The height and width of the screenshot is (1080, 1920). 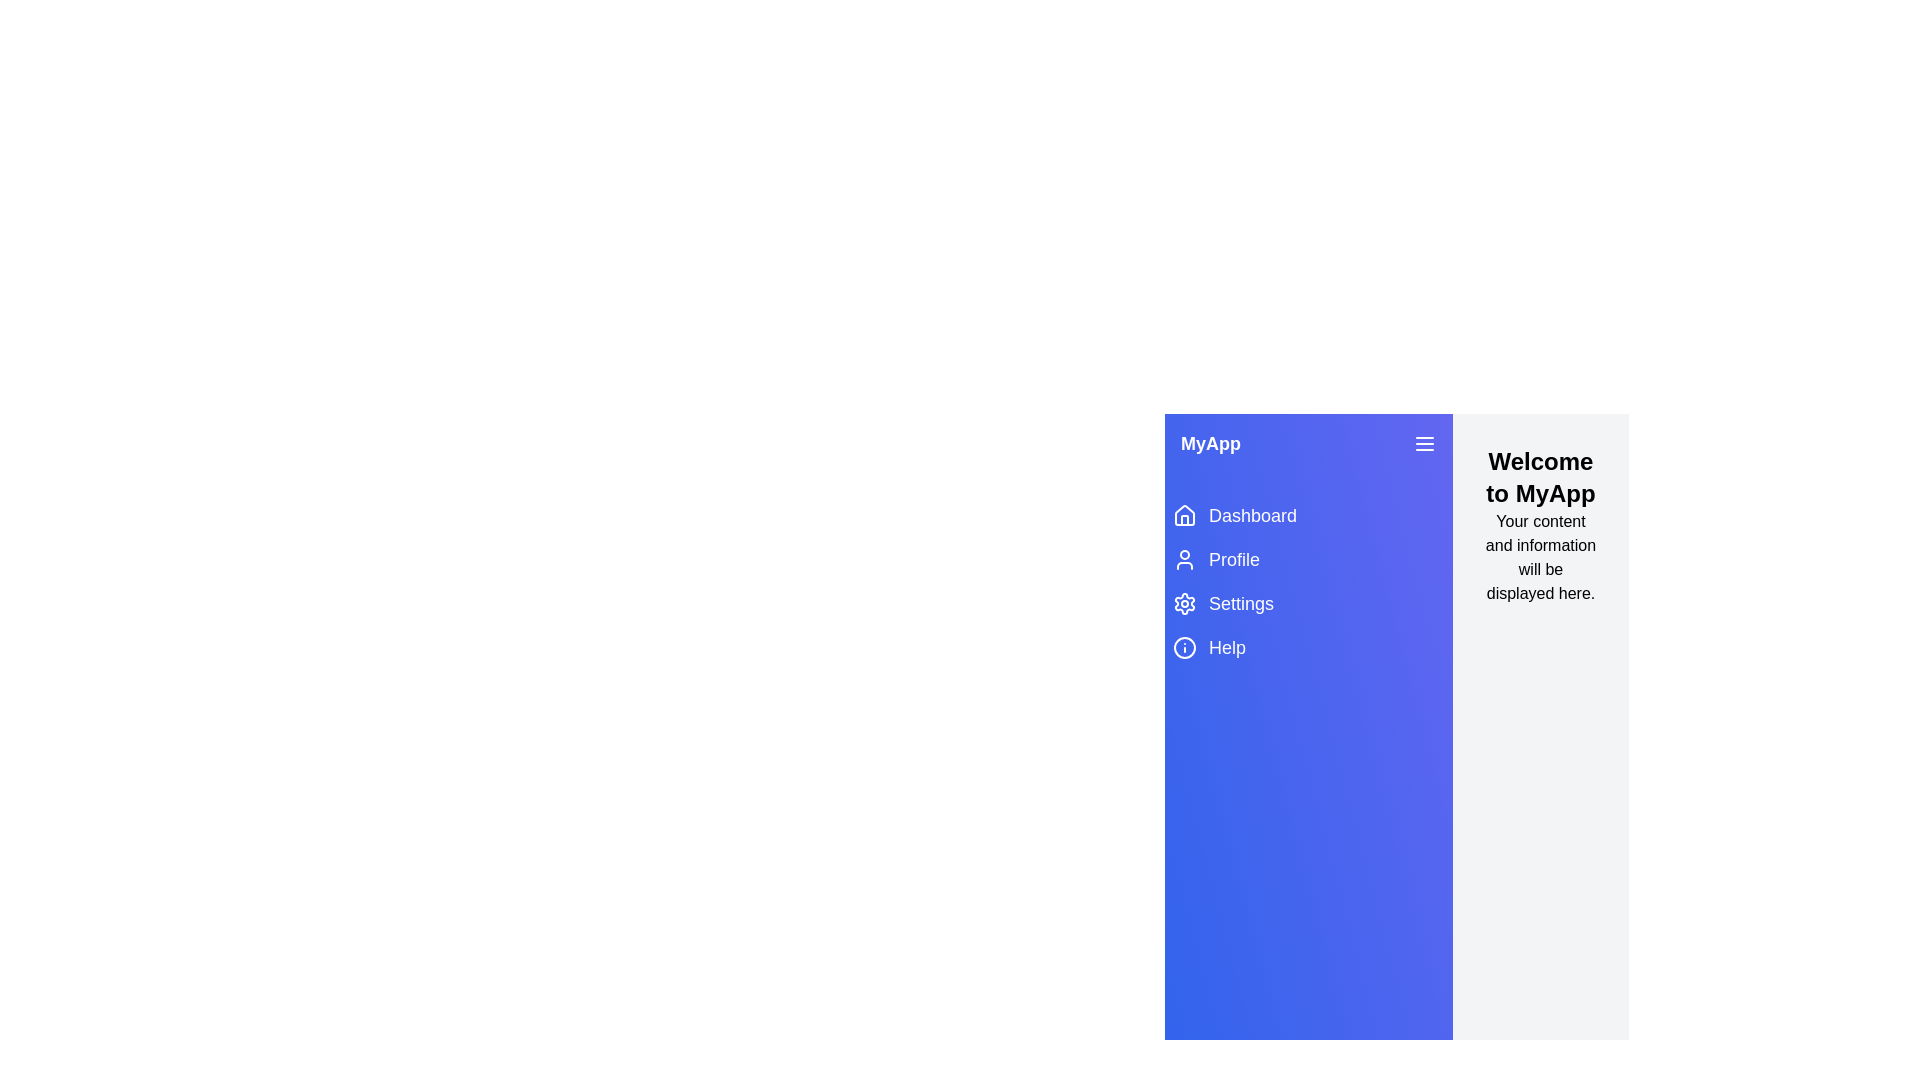 I want to click on the 'Help' menu item in the drawer, so click(x=1309, y=648).